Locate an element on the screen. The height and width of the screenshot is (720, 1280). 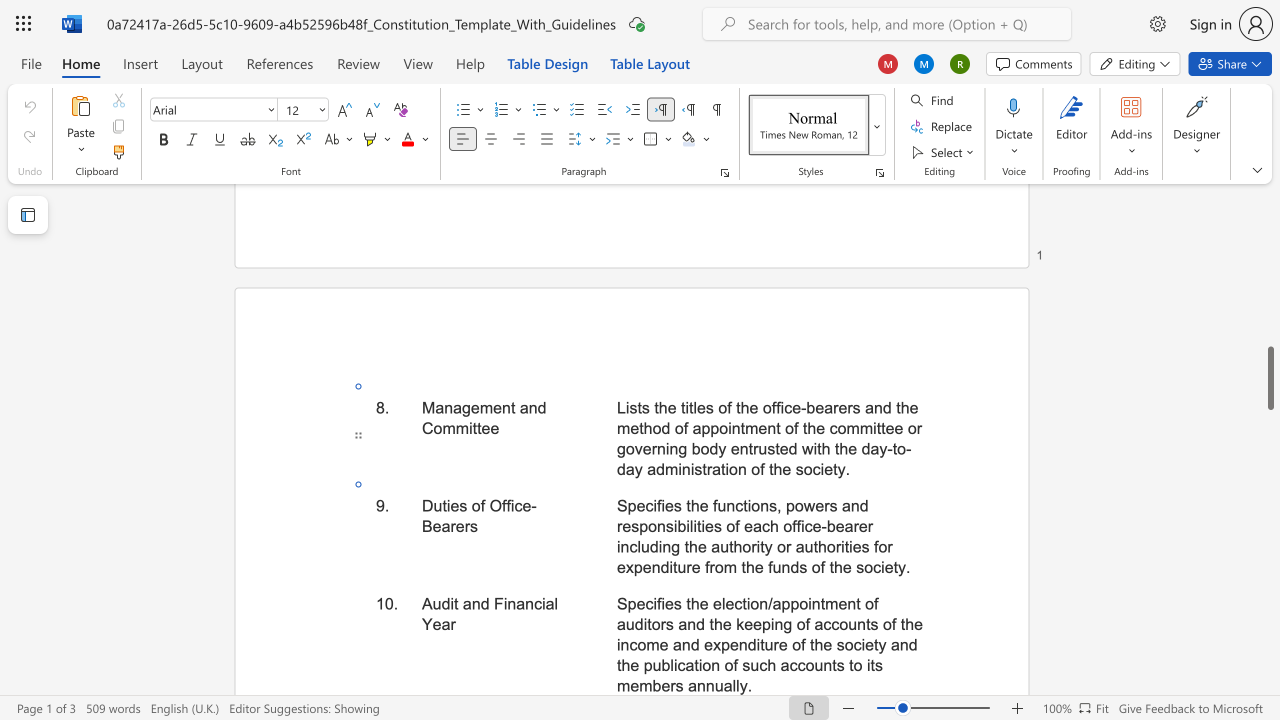
the space between the continuous character "r" and "e" in the text is located at coordinates (778, 645).